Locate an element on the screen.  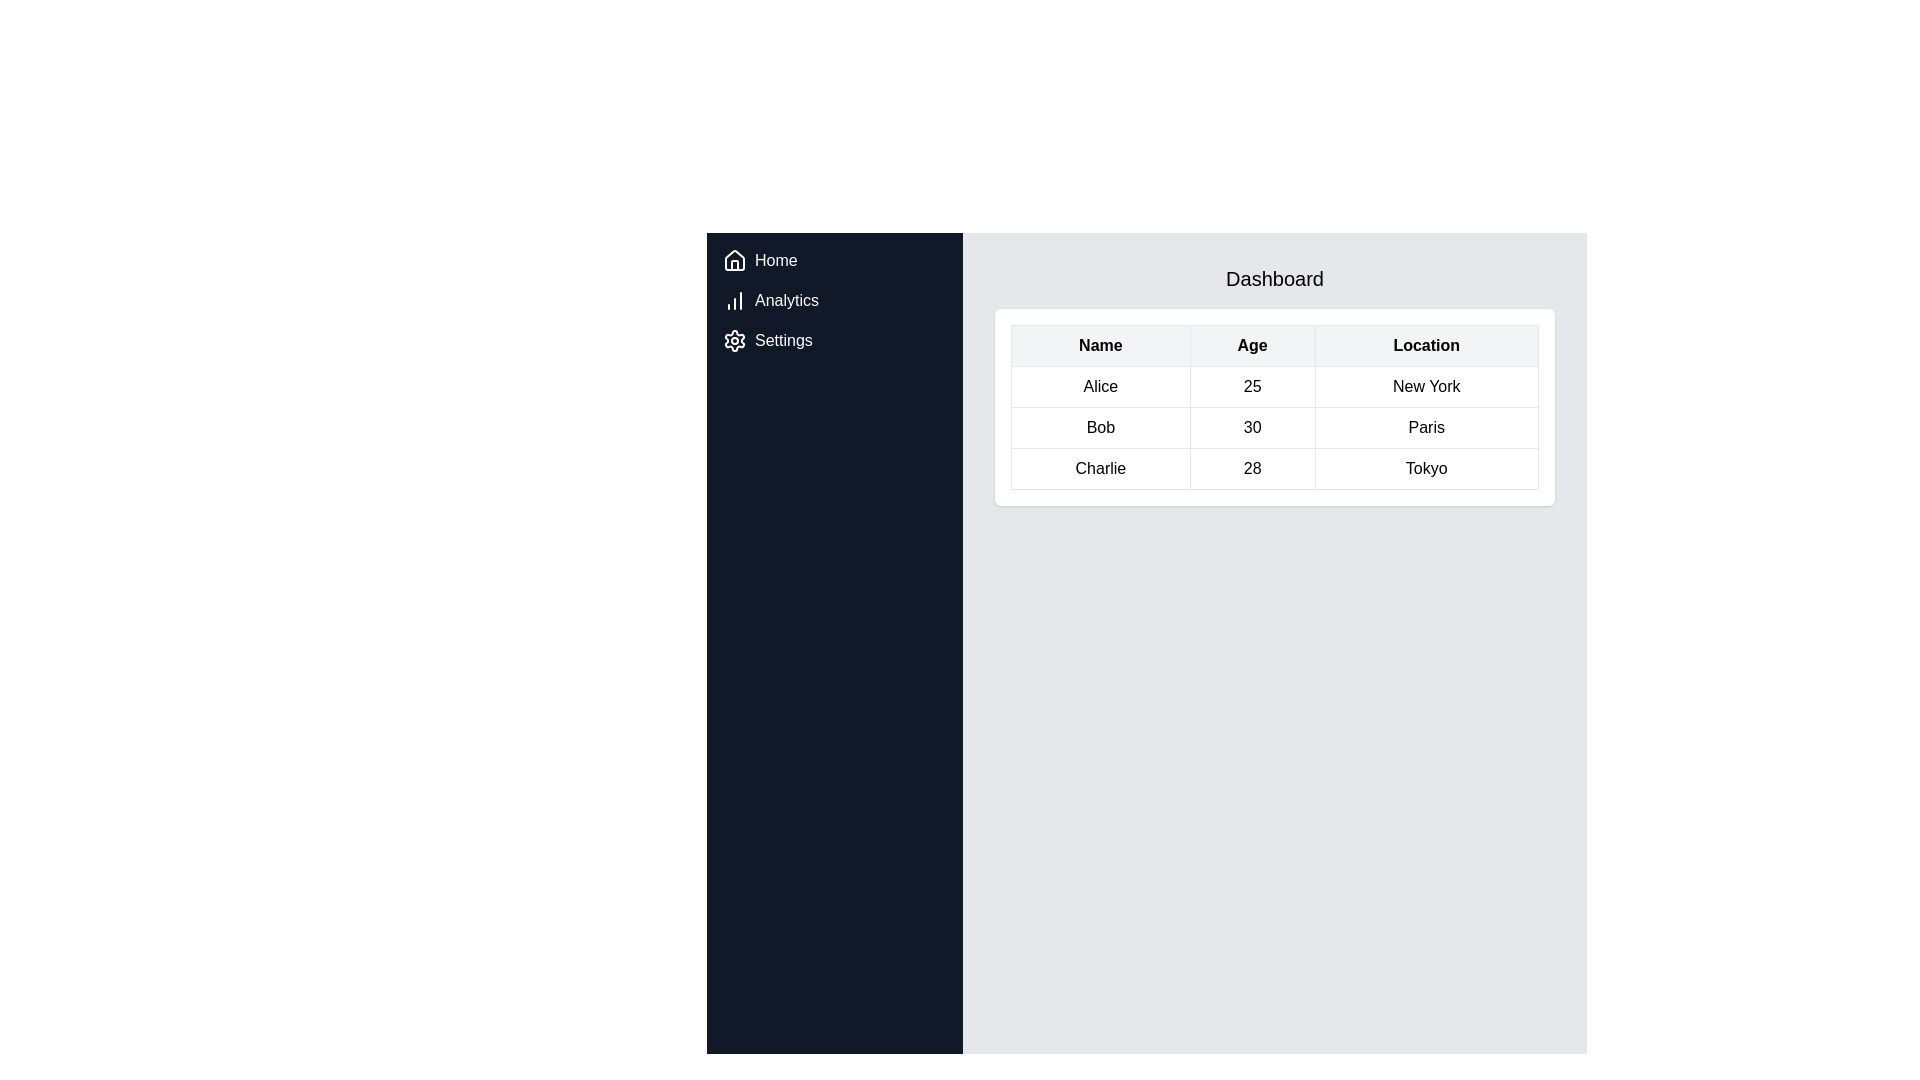
the navigation menu item located in the sidebar under 'Home' and above 'Settings' is located at coordinates (835, 300).